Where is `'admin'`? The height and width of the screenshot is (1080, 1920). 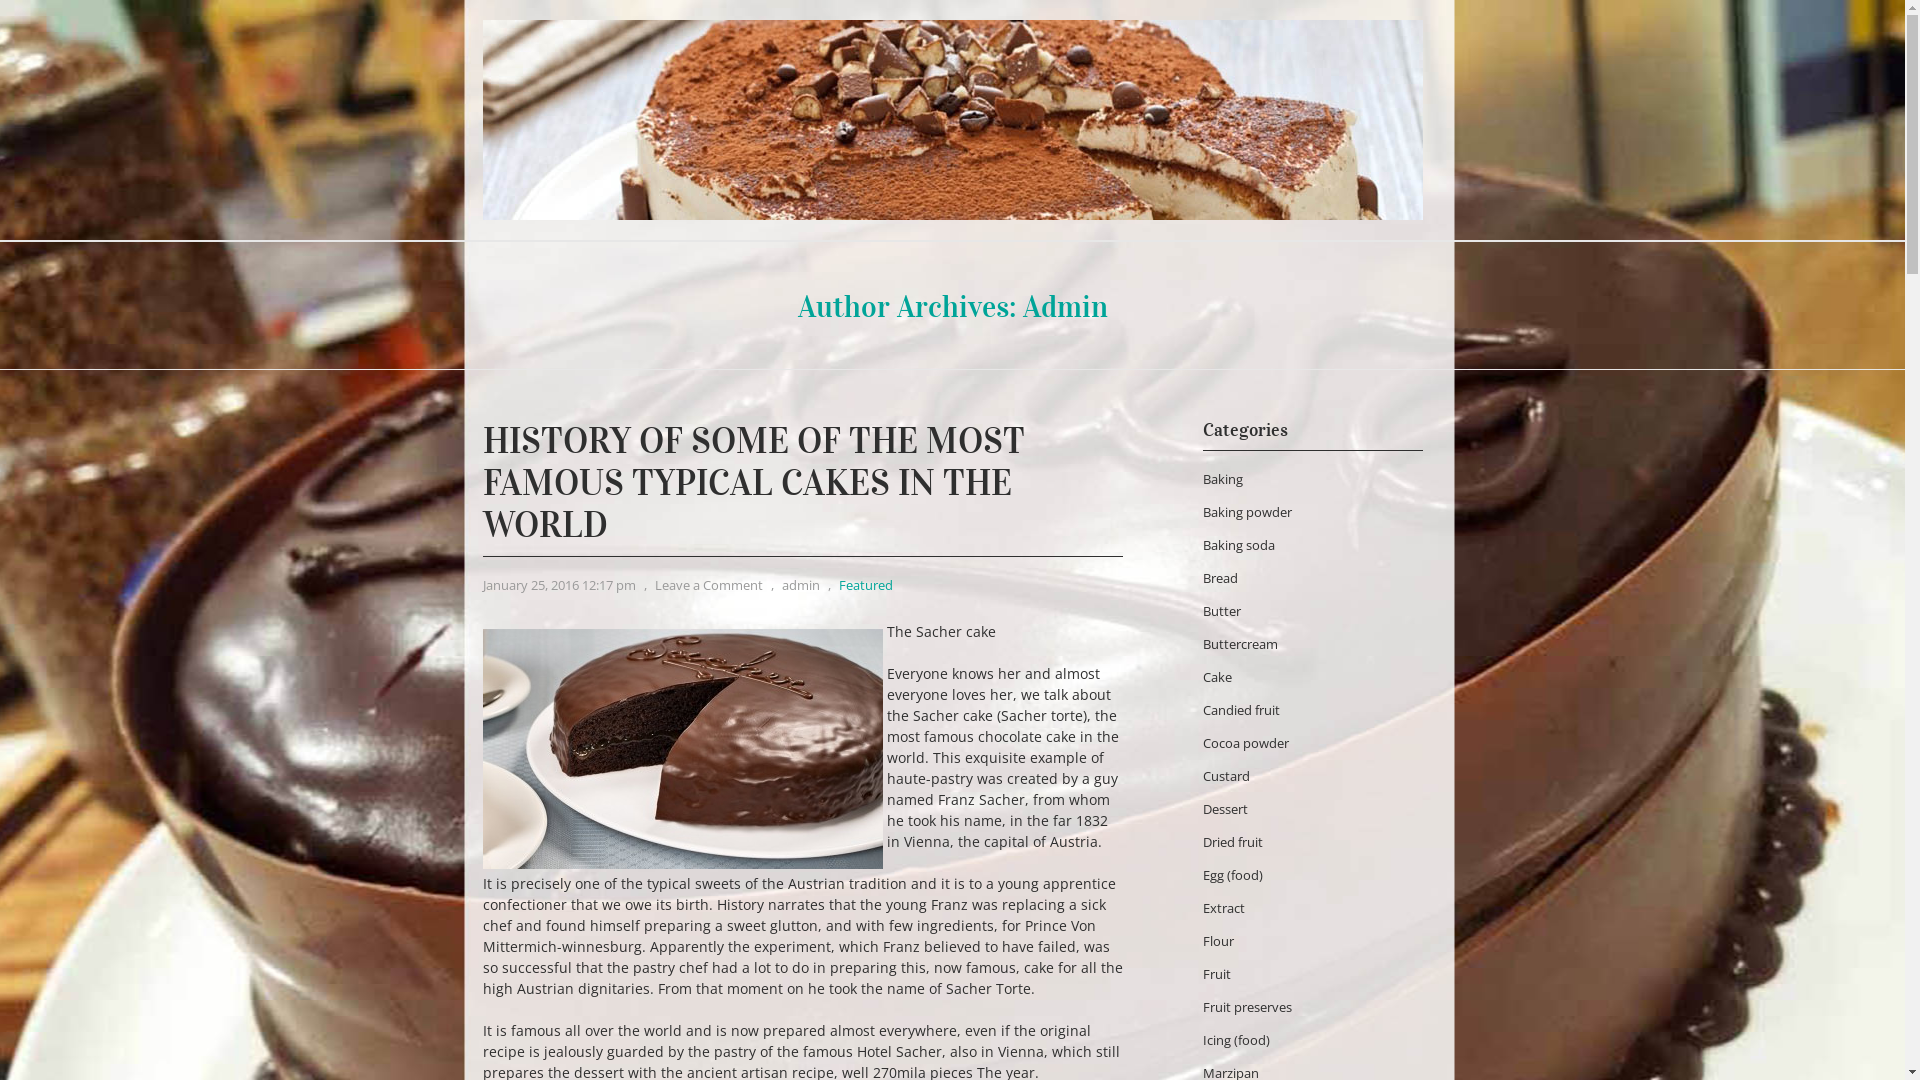
'admin' is located at coordinates (781, 585).